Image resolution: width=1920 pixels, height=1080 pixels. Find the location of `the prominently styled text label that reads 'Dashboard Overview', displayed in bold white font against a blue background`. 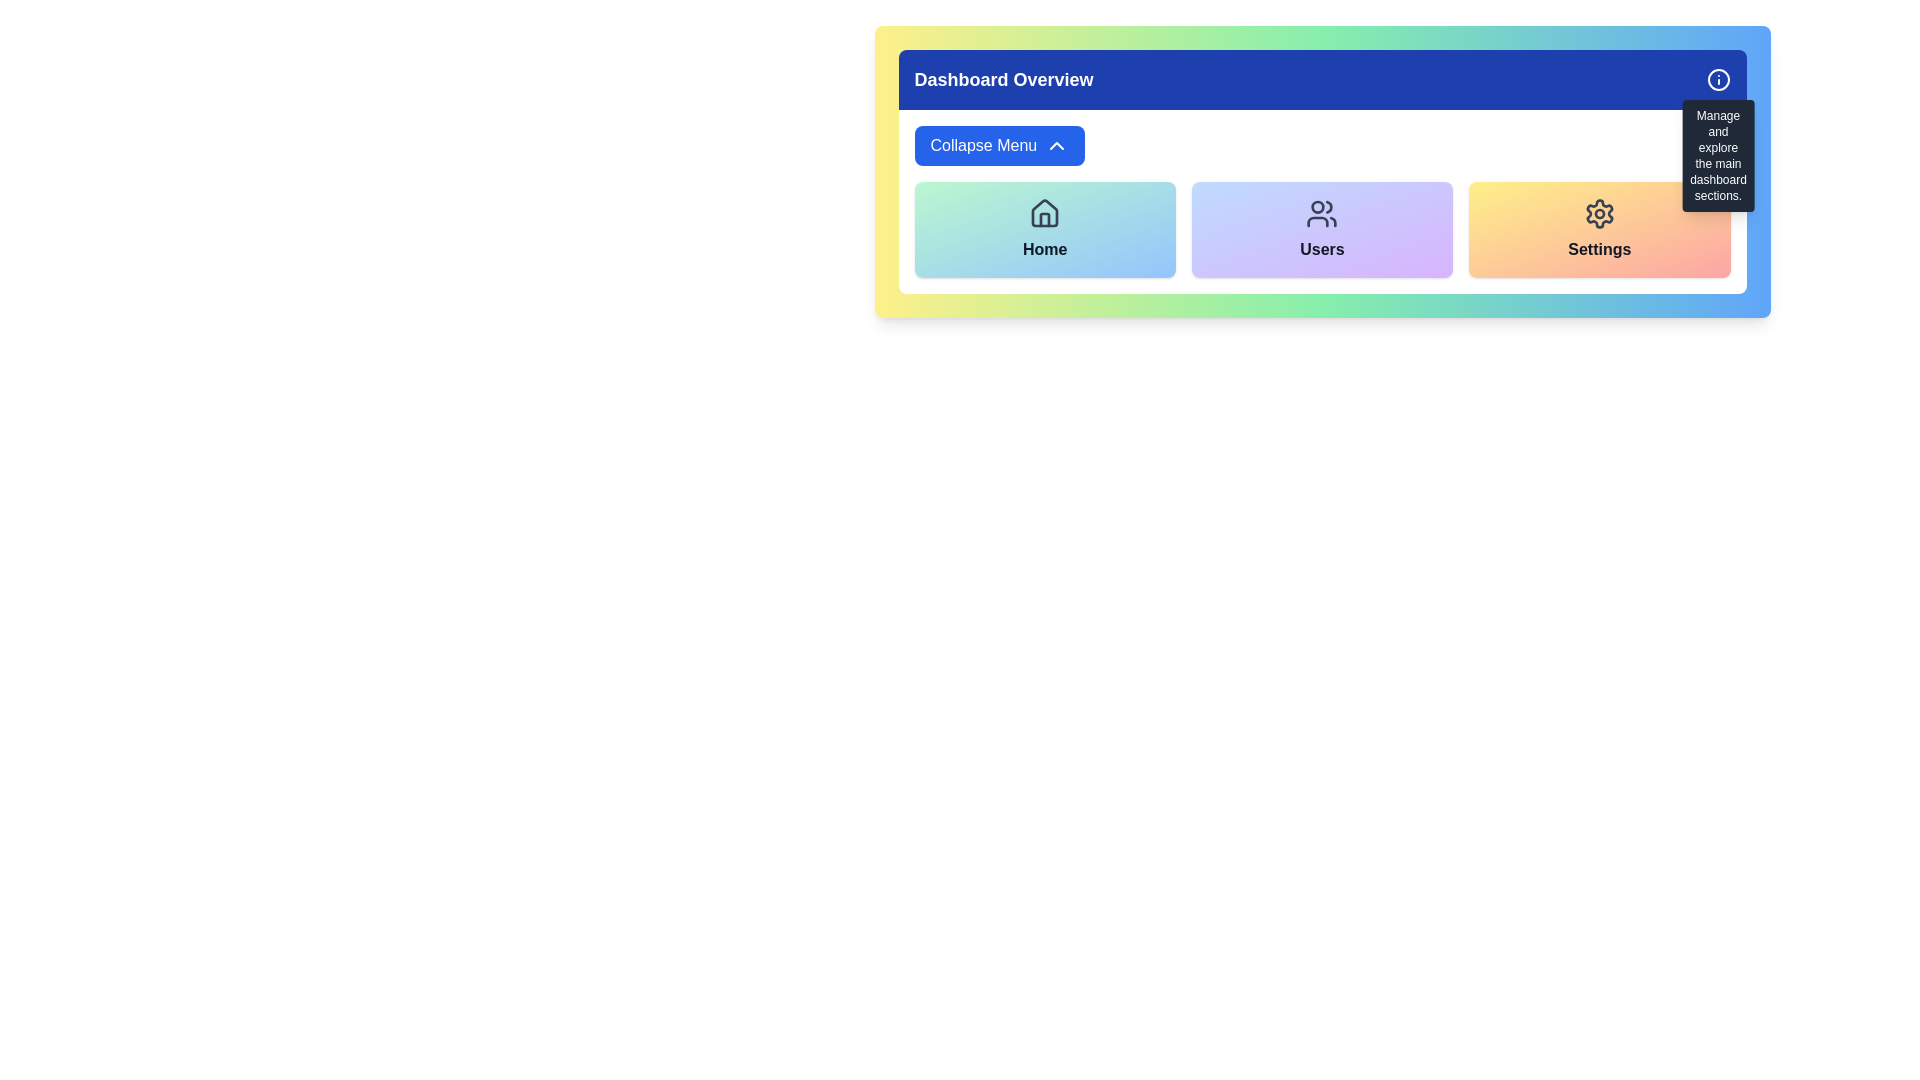

the prominently styled text label that reads 'Dashboard Overview', displayed in bold white font against a blue background is located at coordinates (1003, 79).